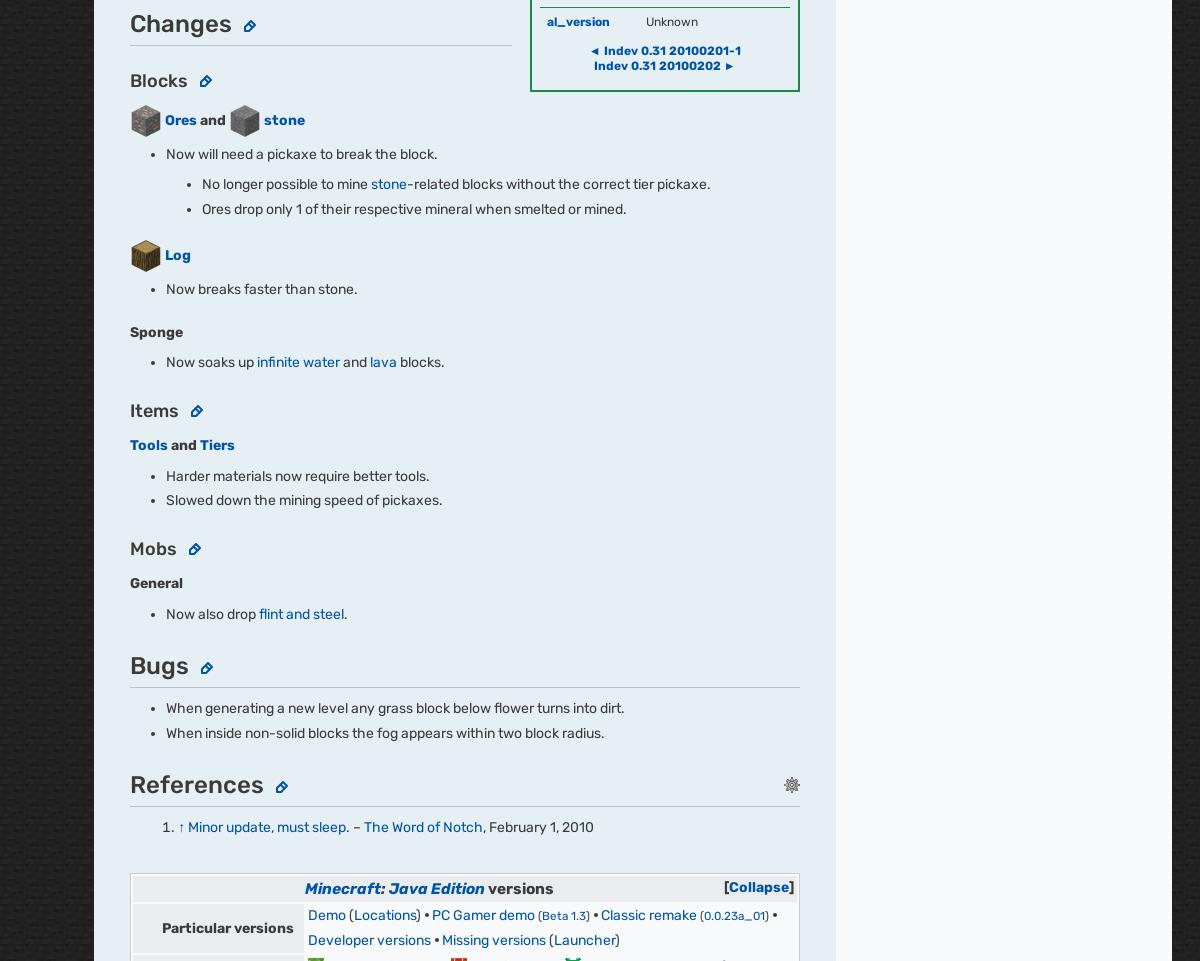 Image resolution: width=1200 pixels, height=961 pixels. Describe the element at coordinates (174, 457) in the screenshot. I see `'Follow Us'` at that location.